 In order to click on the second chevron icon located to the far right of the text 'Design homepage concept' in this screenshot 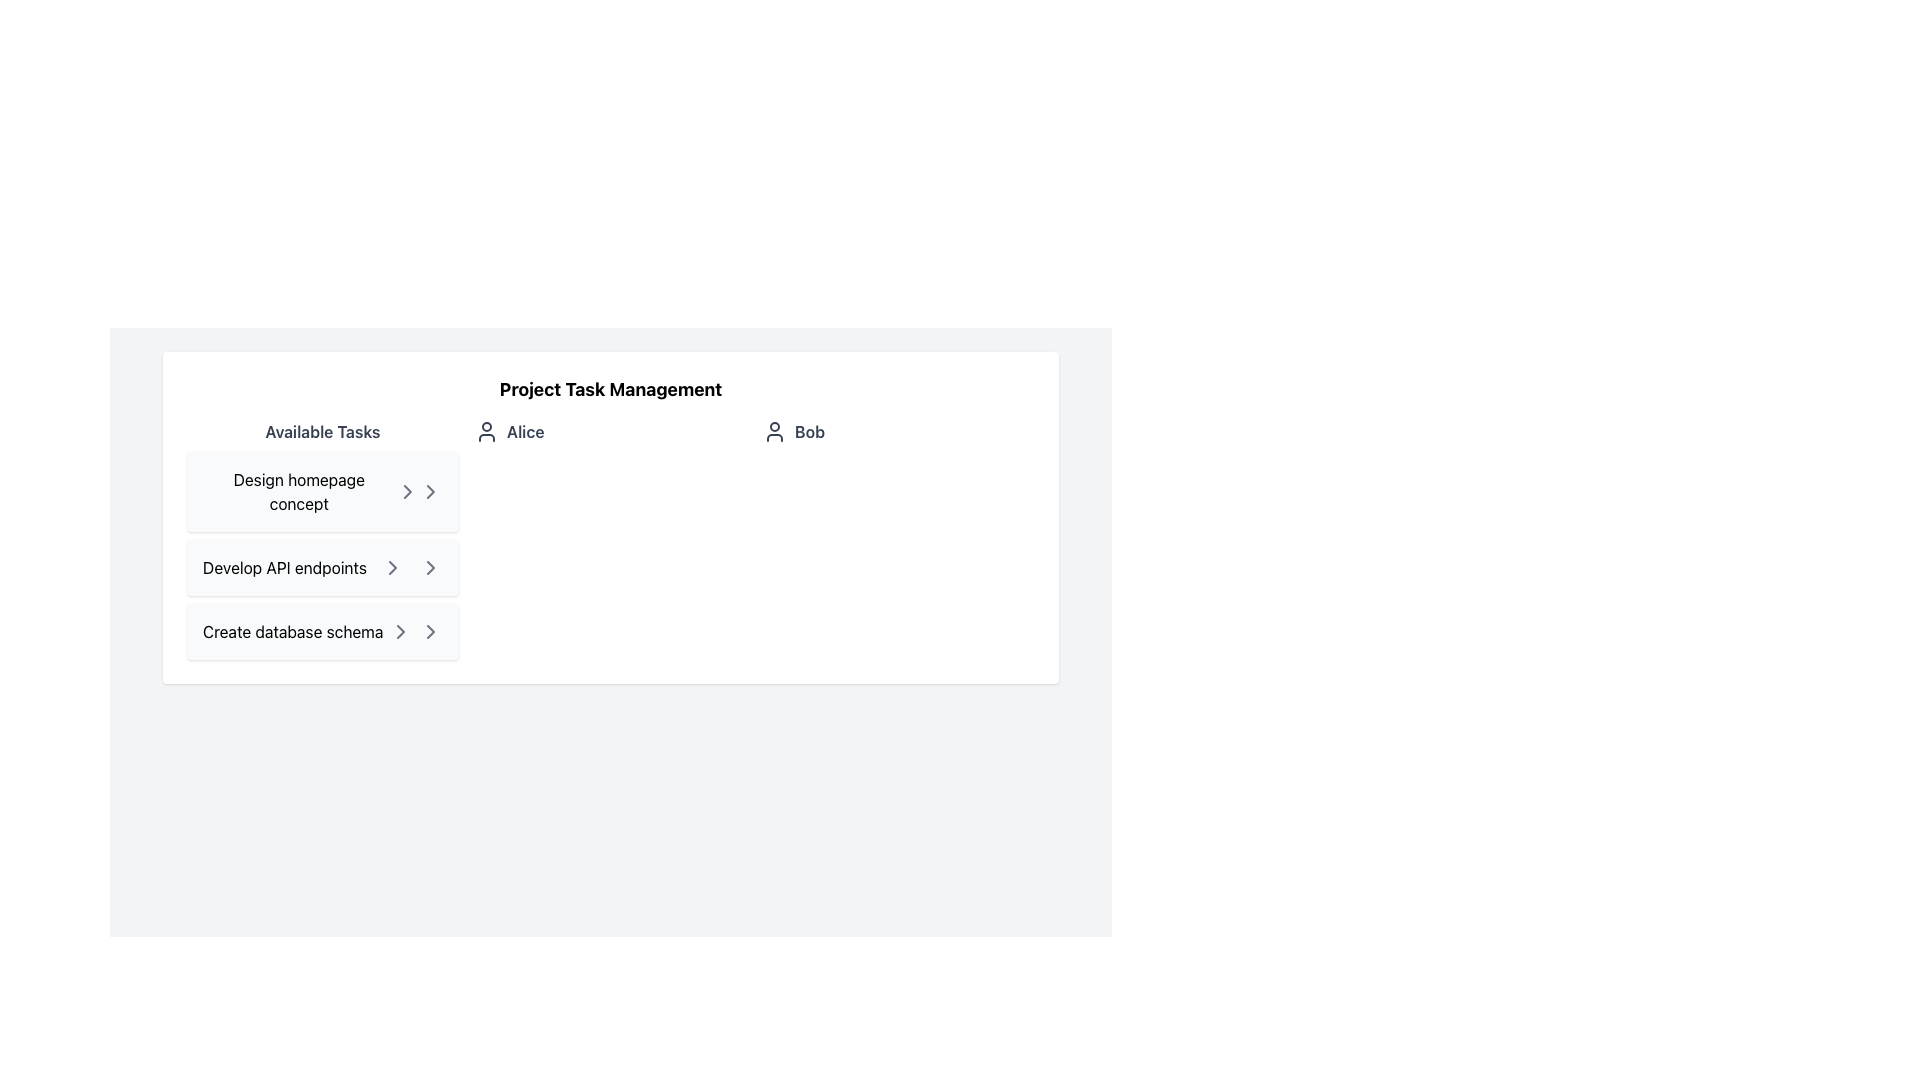, I will do `click(430, 492)`.